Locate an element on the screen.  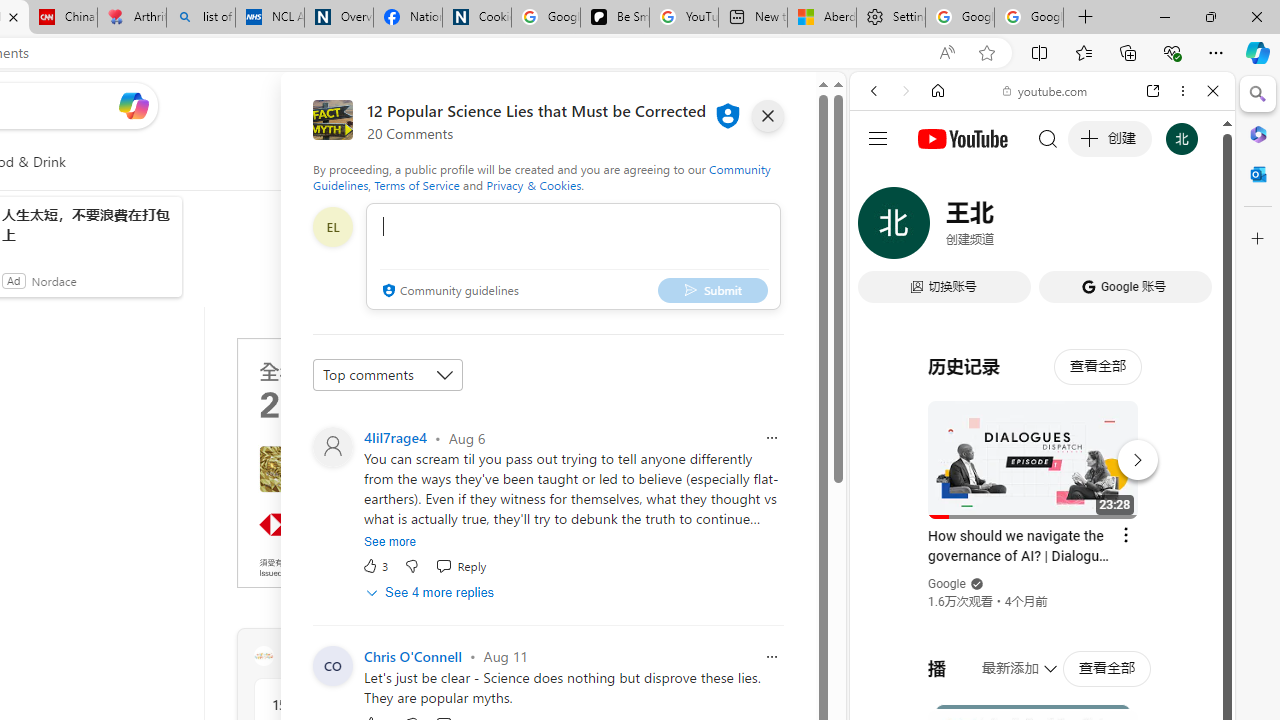
'4lil7rage4' is located at coordinates (395, 436).